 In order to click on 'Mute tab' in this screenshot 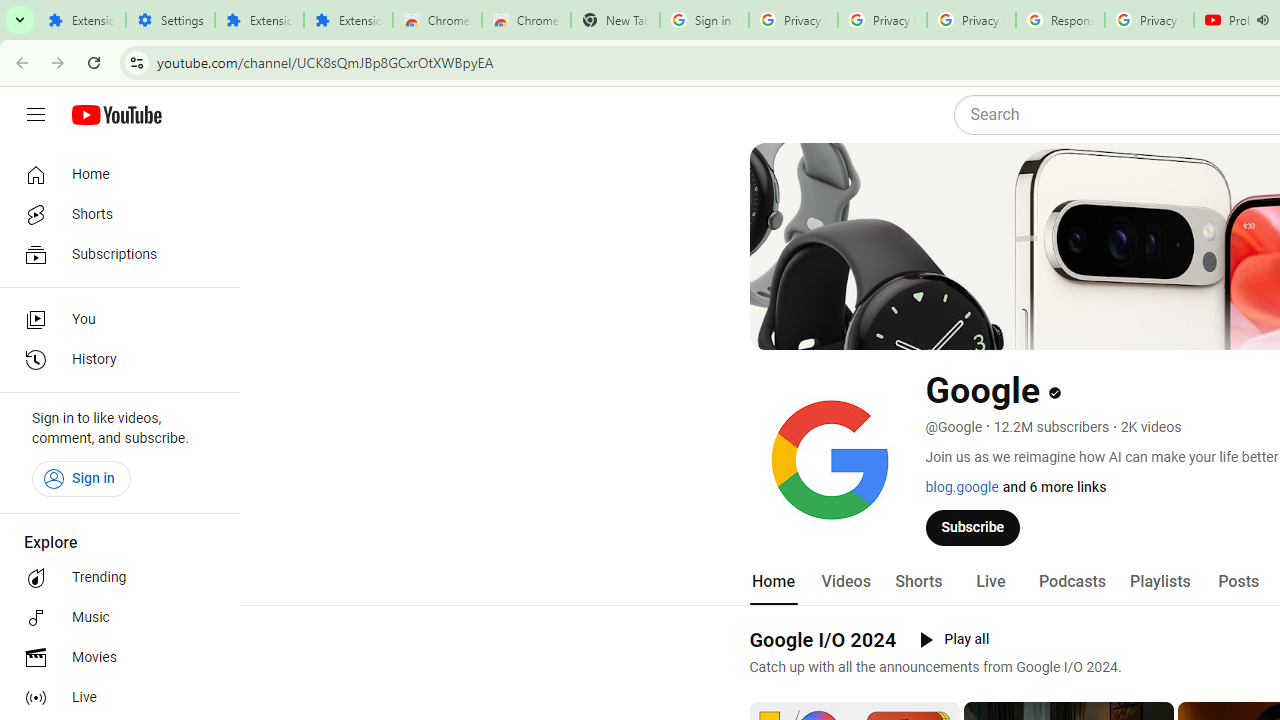, I will do `click(1261, 20)`.